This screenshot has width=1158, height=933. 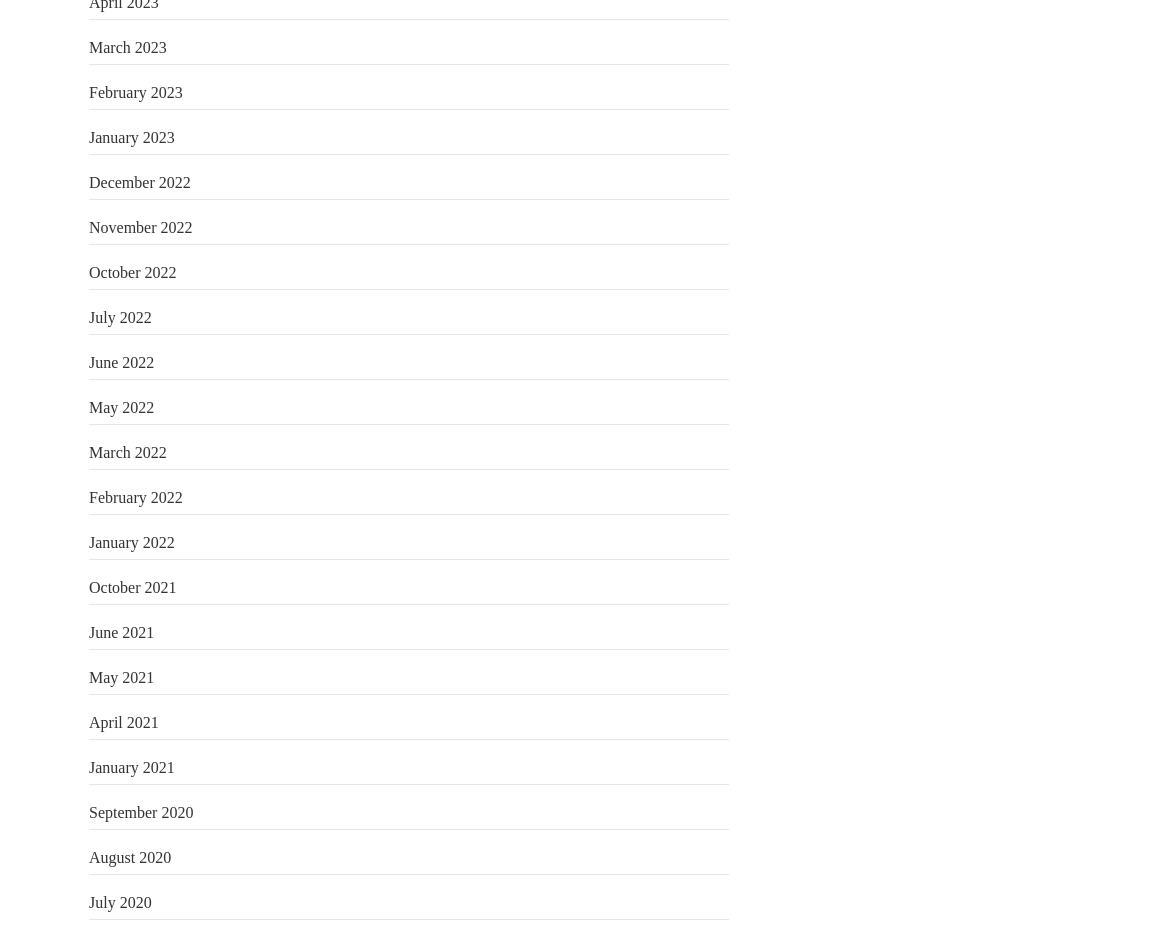 What do you see at coordinates (131, 586) in the screenshot?
I see `'October 2021'` at bounding box center [131, 586].